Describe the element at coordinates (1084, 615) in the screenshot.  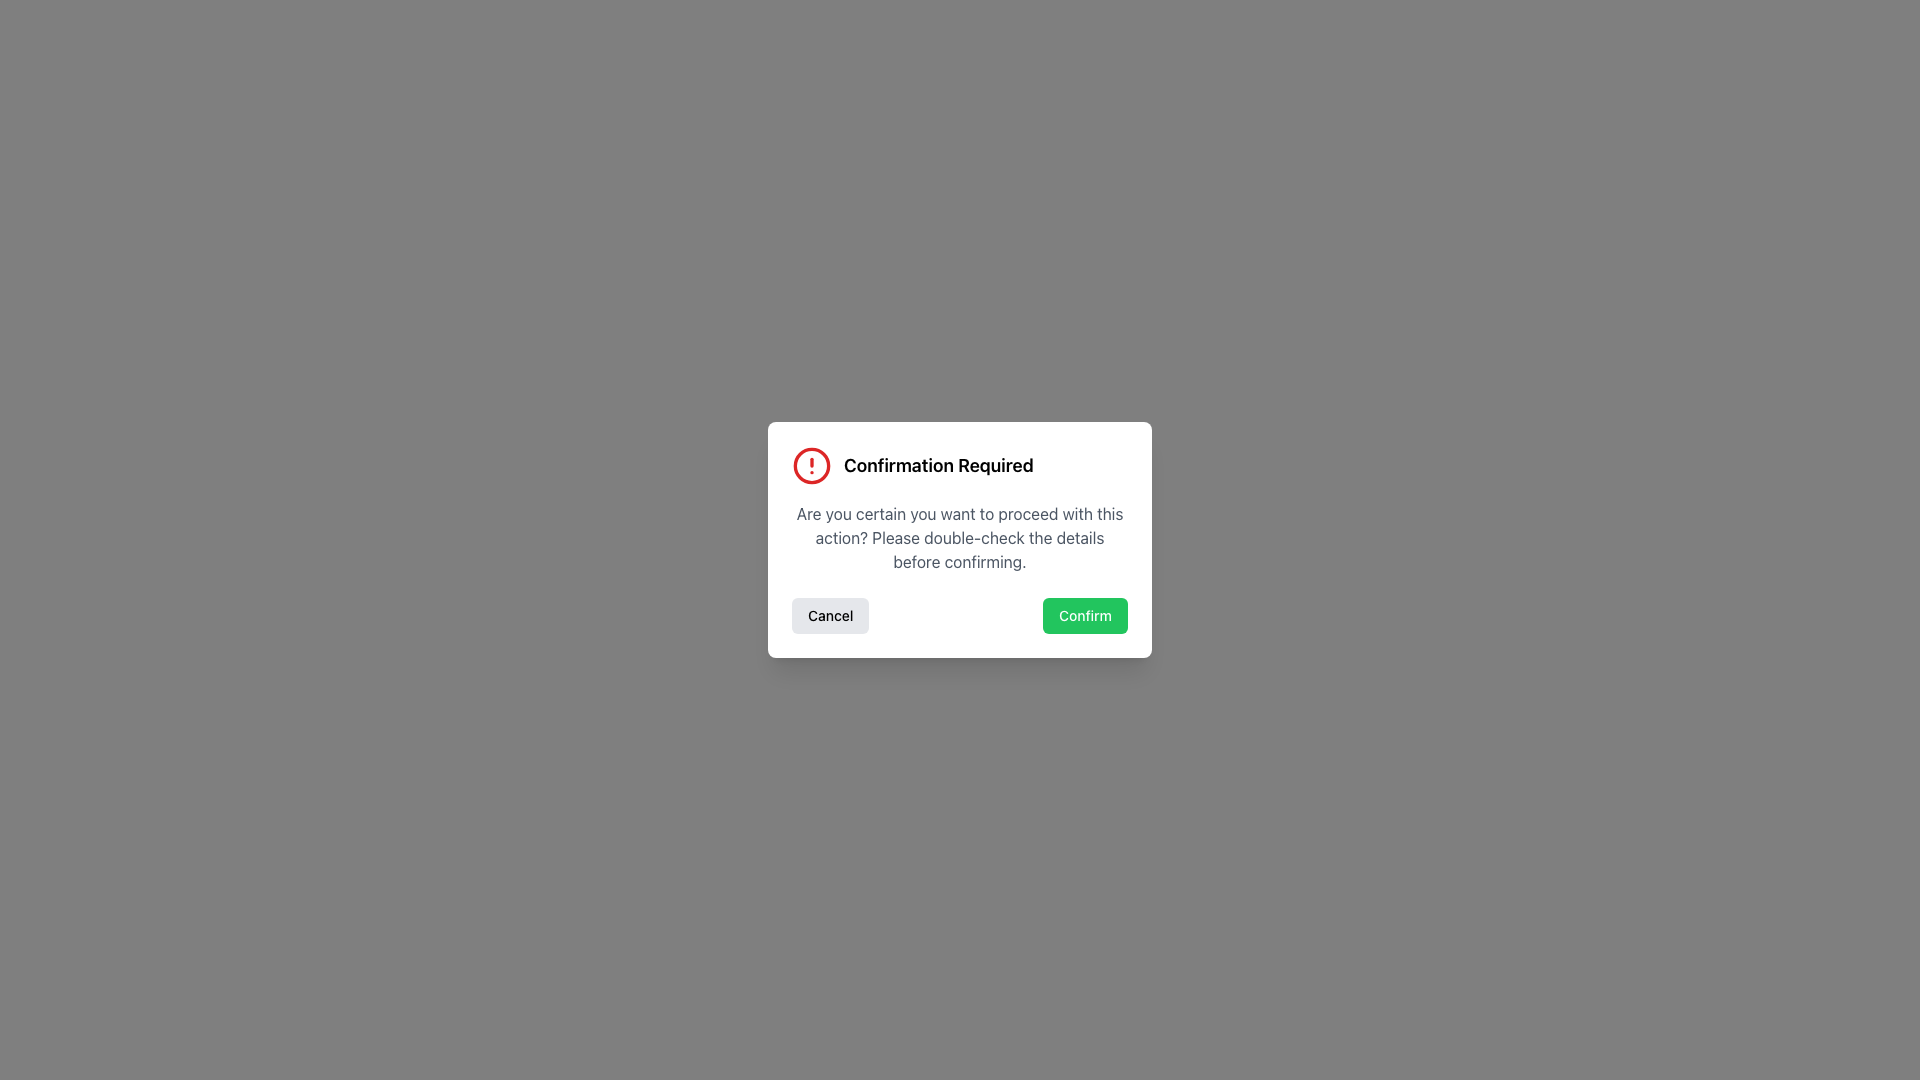
I see `the 'Confirm' button located at the bottom-right of the modal window to proceed with the operation` at that location.